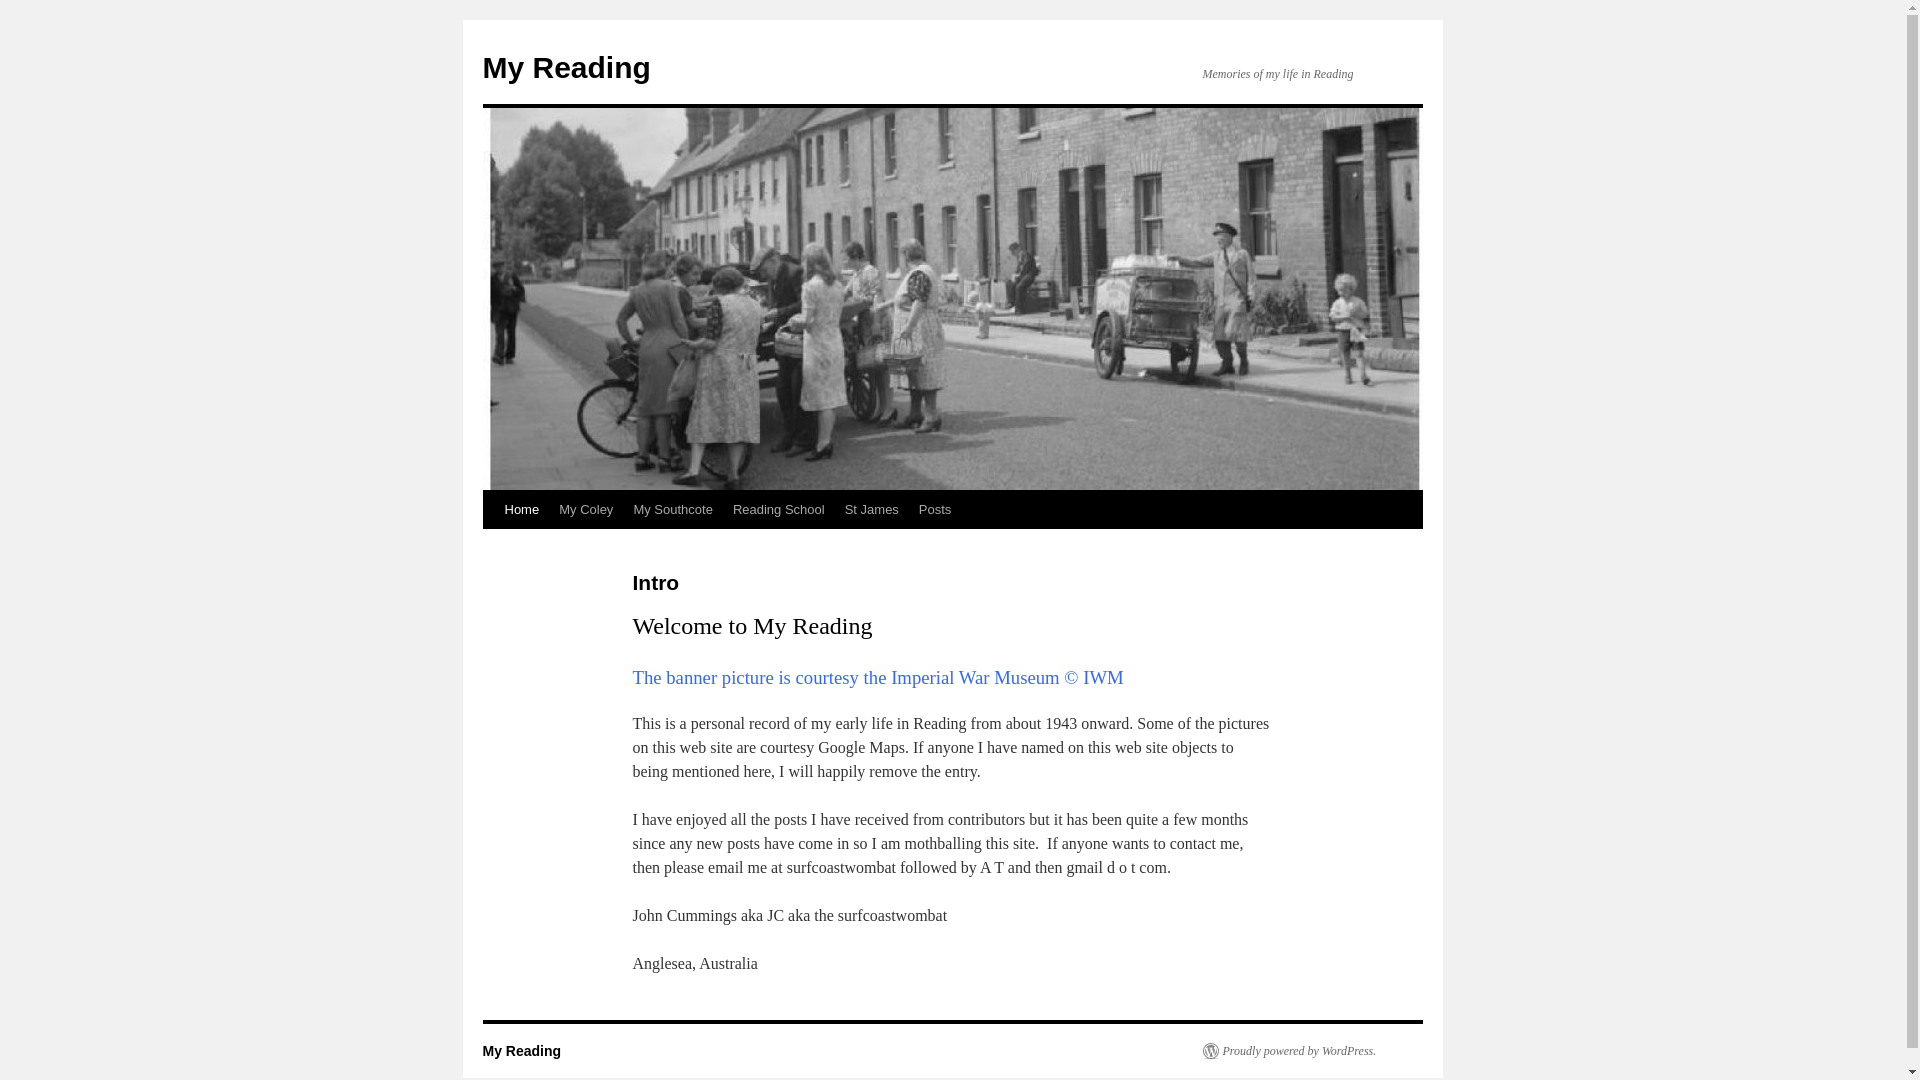 The height and width of the screenshot is (1080, 1920). What do you see at coordinates (521, 1049) in the screenshot?
I see `'My Reading'` at bounding box center [521, 1049].